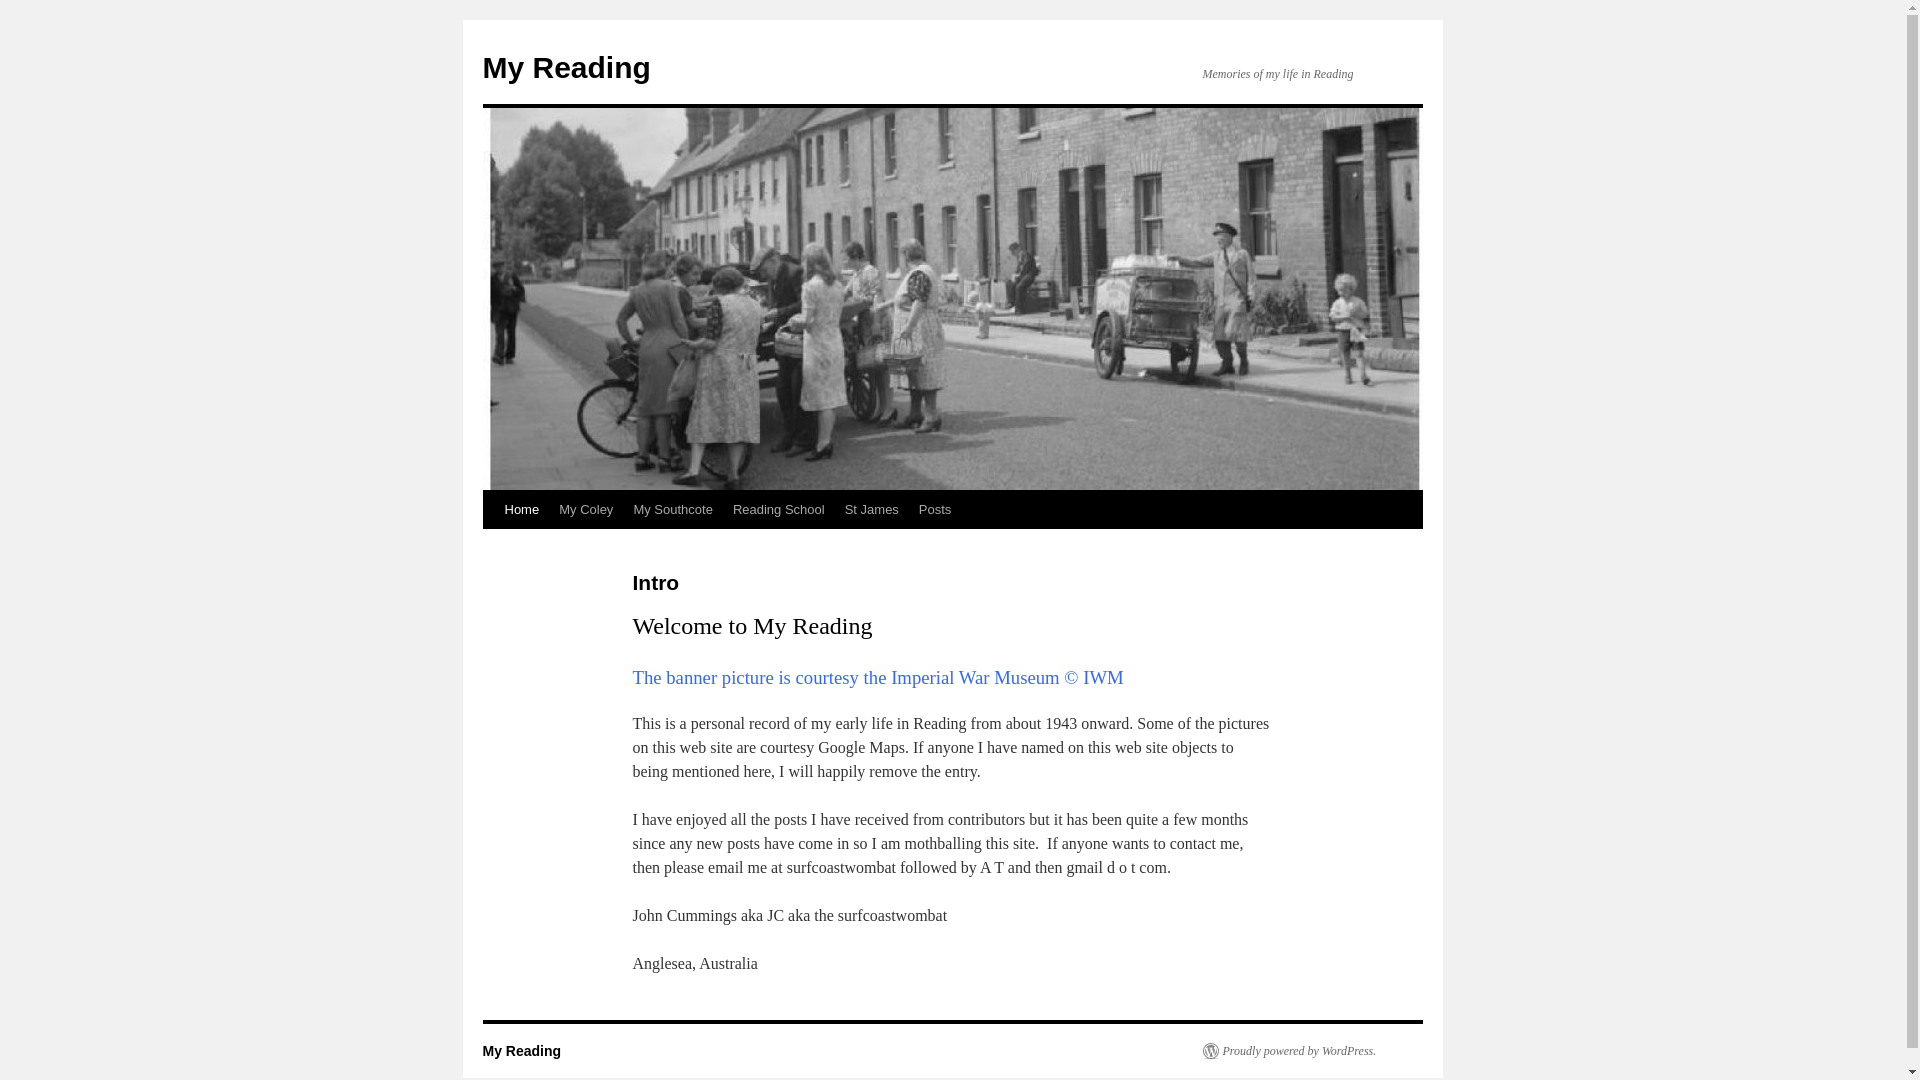 The height and width of the screenshot is (1080, 1920). What do you see at coordinates (521, 1049) in the screenshot?
I see `'My Reading'` at bounding box center [521, 1049].